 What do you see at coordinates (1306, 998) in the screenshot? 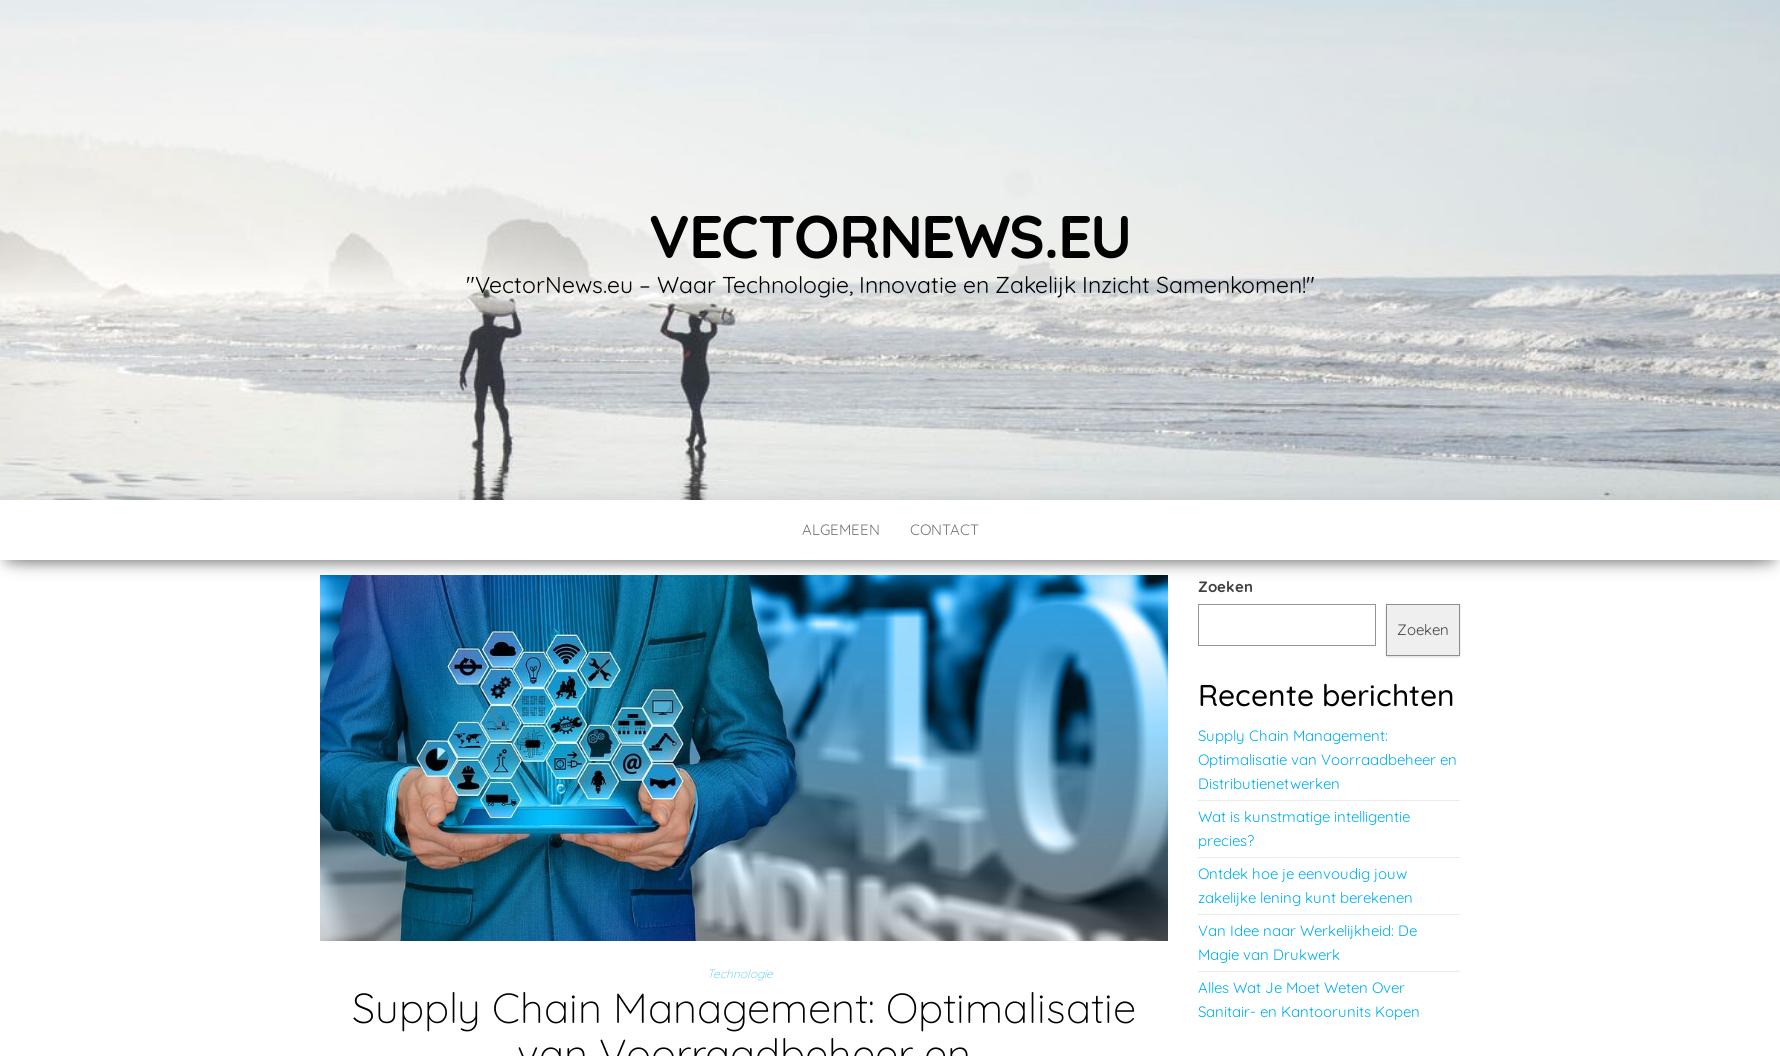
I see `'Alles Wat Je Moet Weten Over Sanitair- en Kantoorunits Kopen'` at bounding box center [1306, 998].